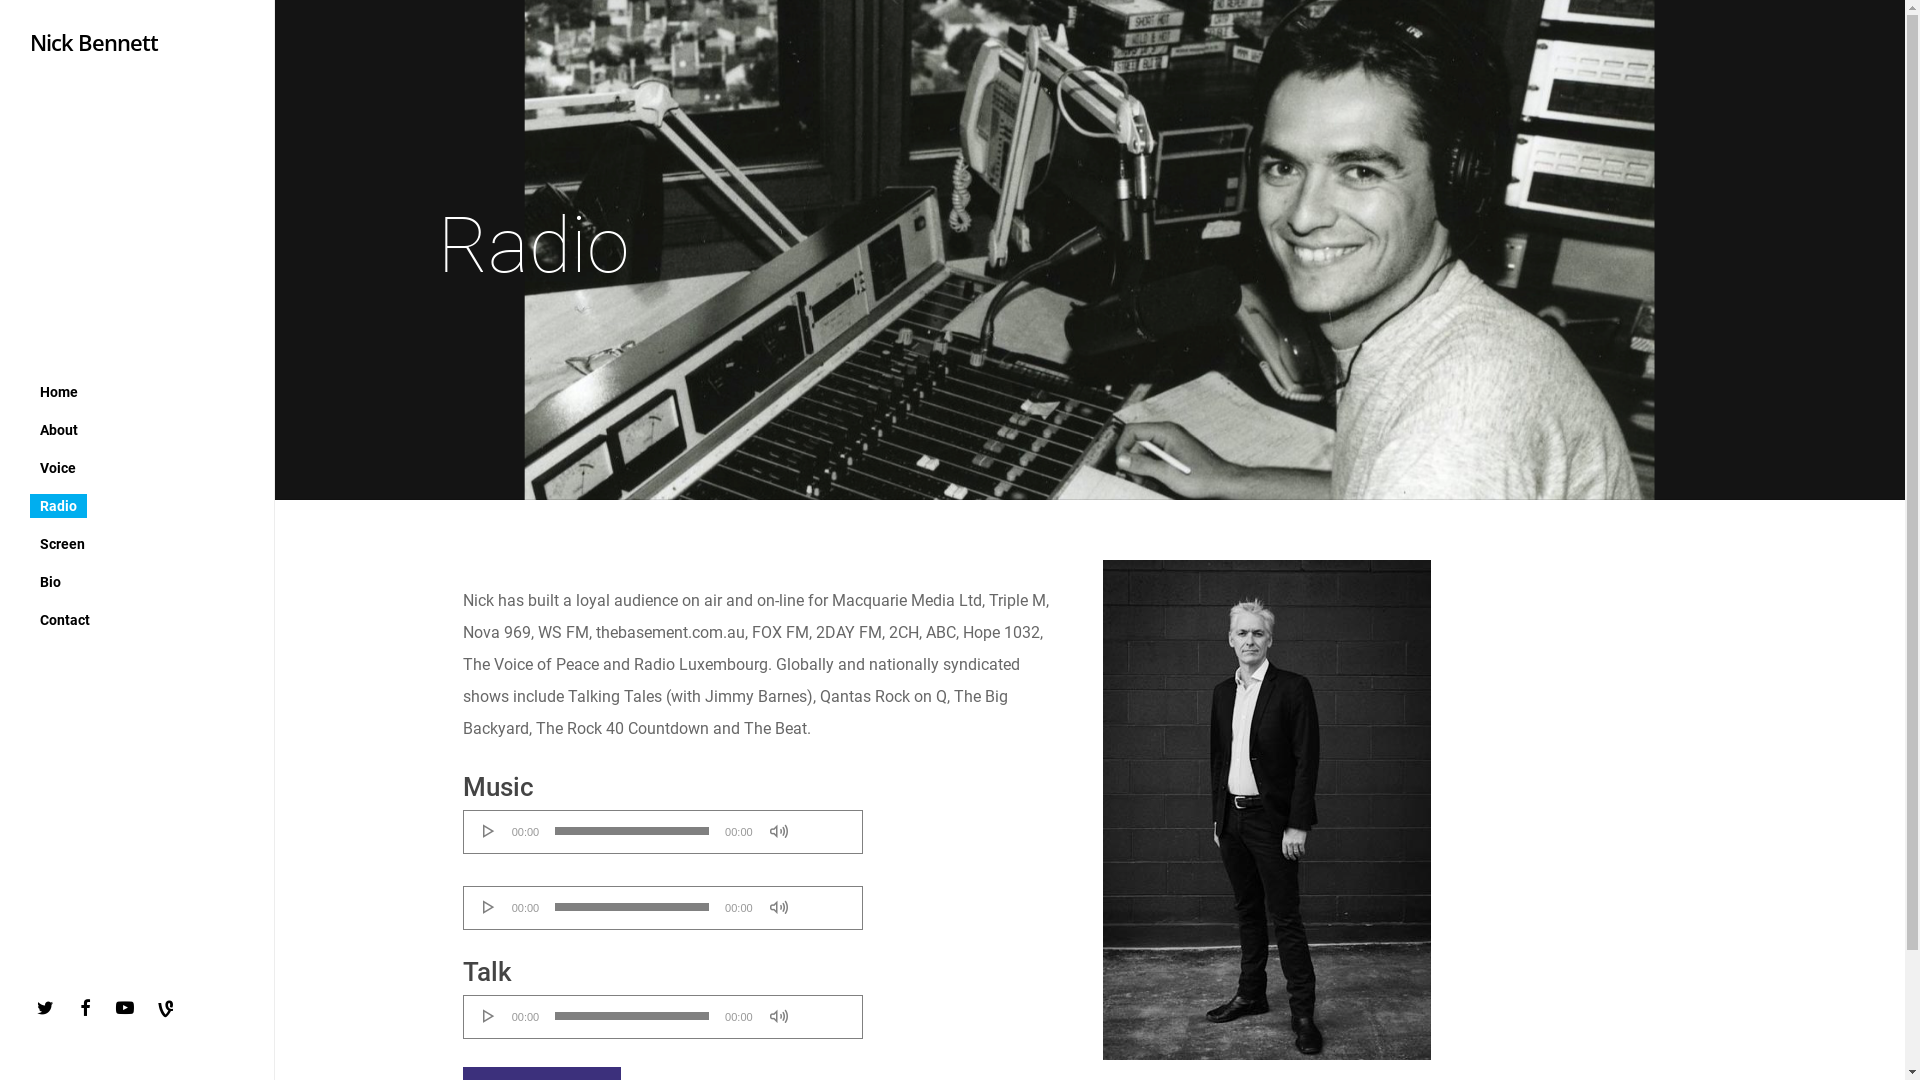  What do you see at coordinates (128, 1007) in the screenshot?
I see `'youtube'` at bounding box center [128, 1007].